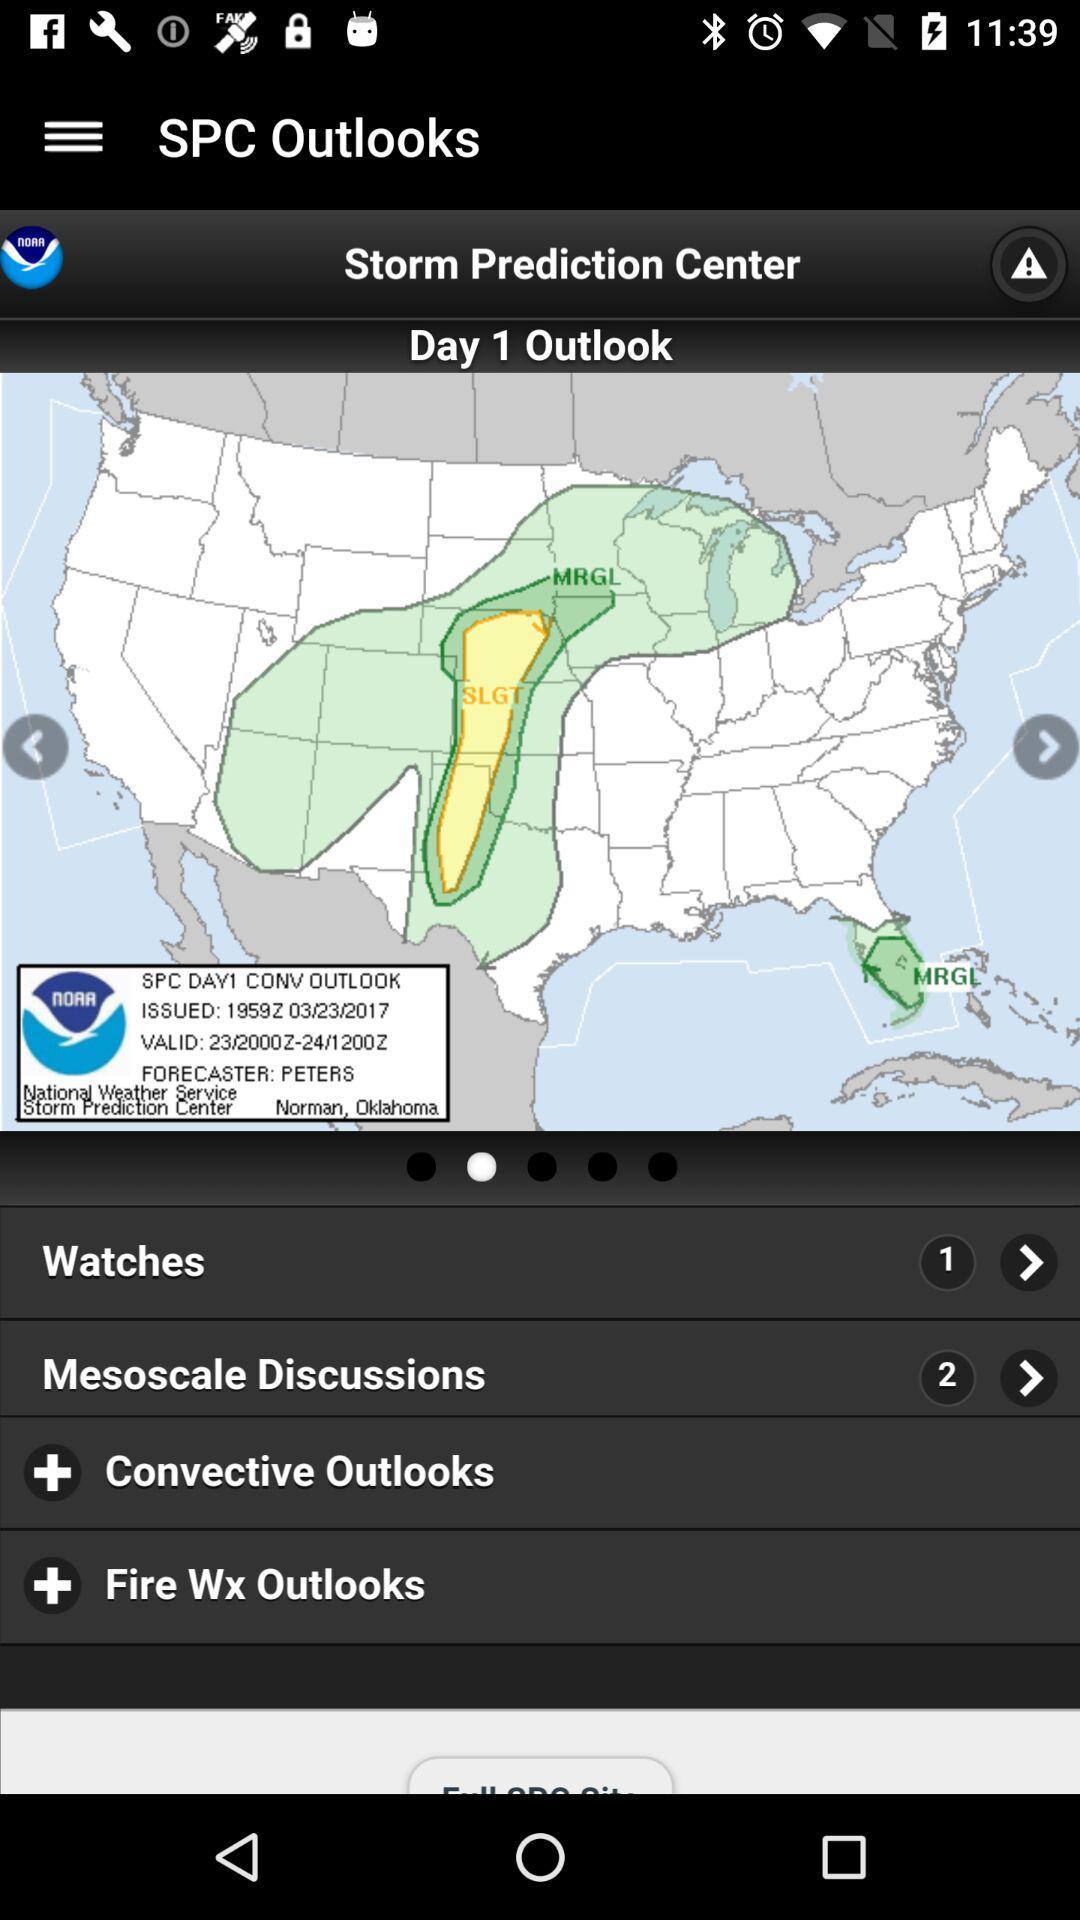  What do you see at coordinates (72, 135) in the screenshot?
I see `button is useed to share the article` at bounding box center [72, 135].